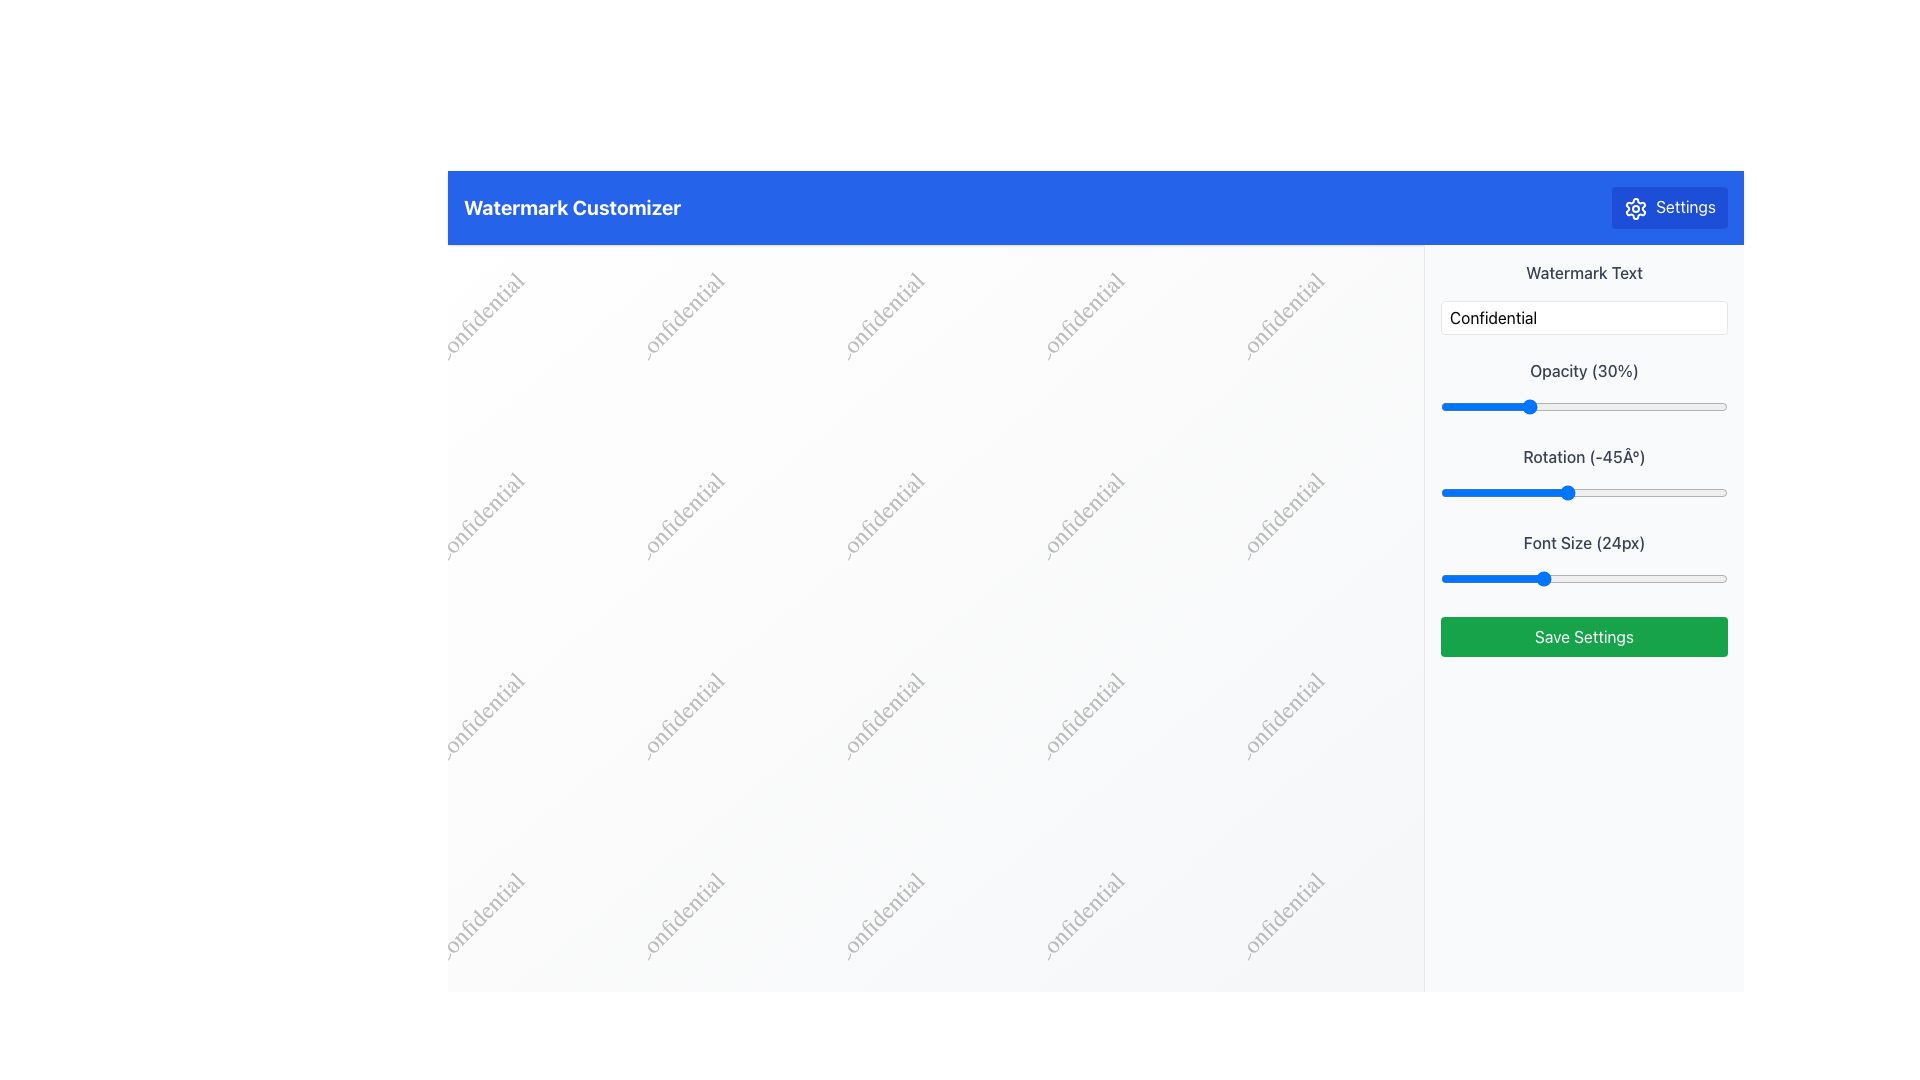  I want to click on the opacity, so click(1607, 405).